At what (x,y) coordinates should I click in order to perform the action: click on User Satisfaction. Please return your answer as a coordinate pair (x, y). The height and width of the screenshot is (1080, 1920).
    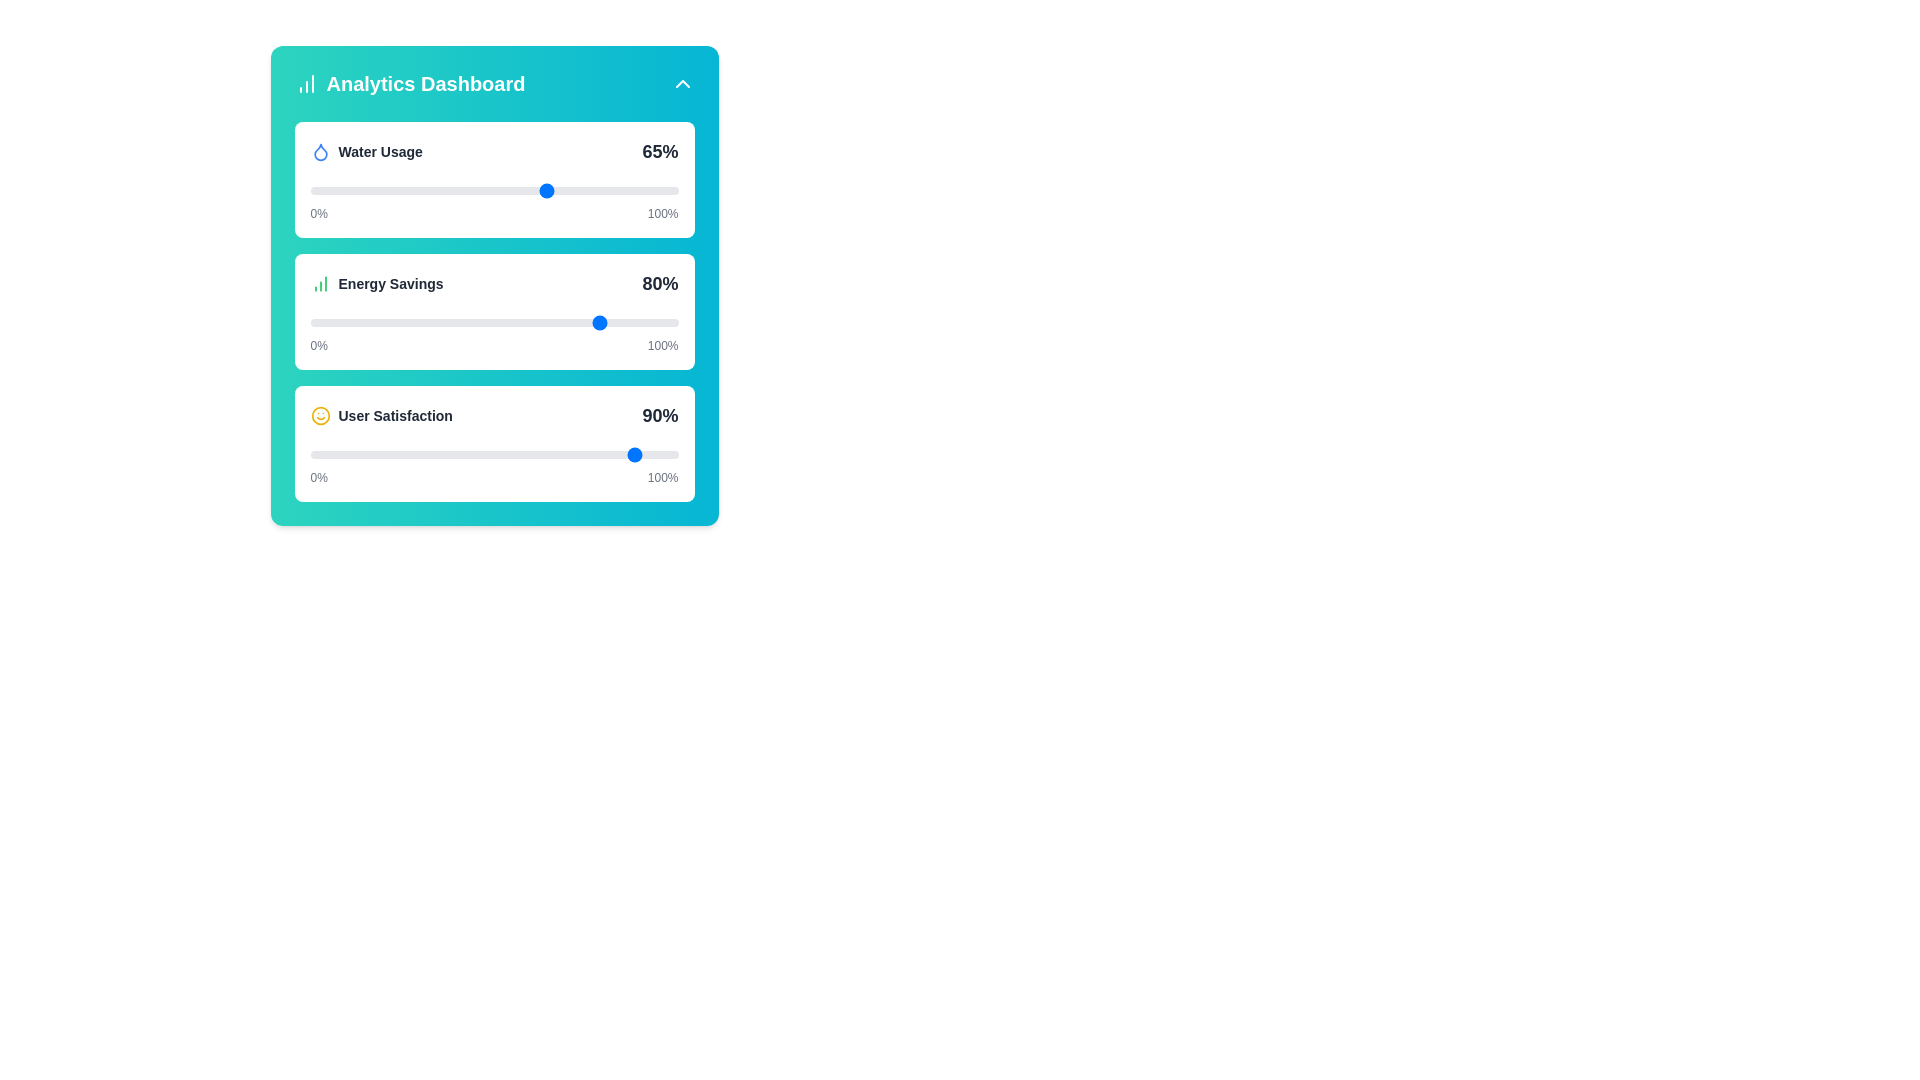
    Looking at the image, I should click on (441, 455).